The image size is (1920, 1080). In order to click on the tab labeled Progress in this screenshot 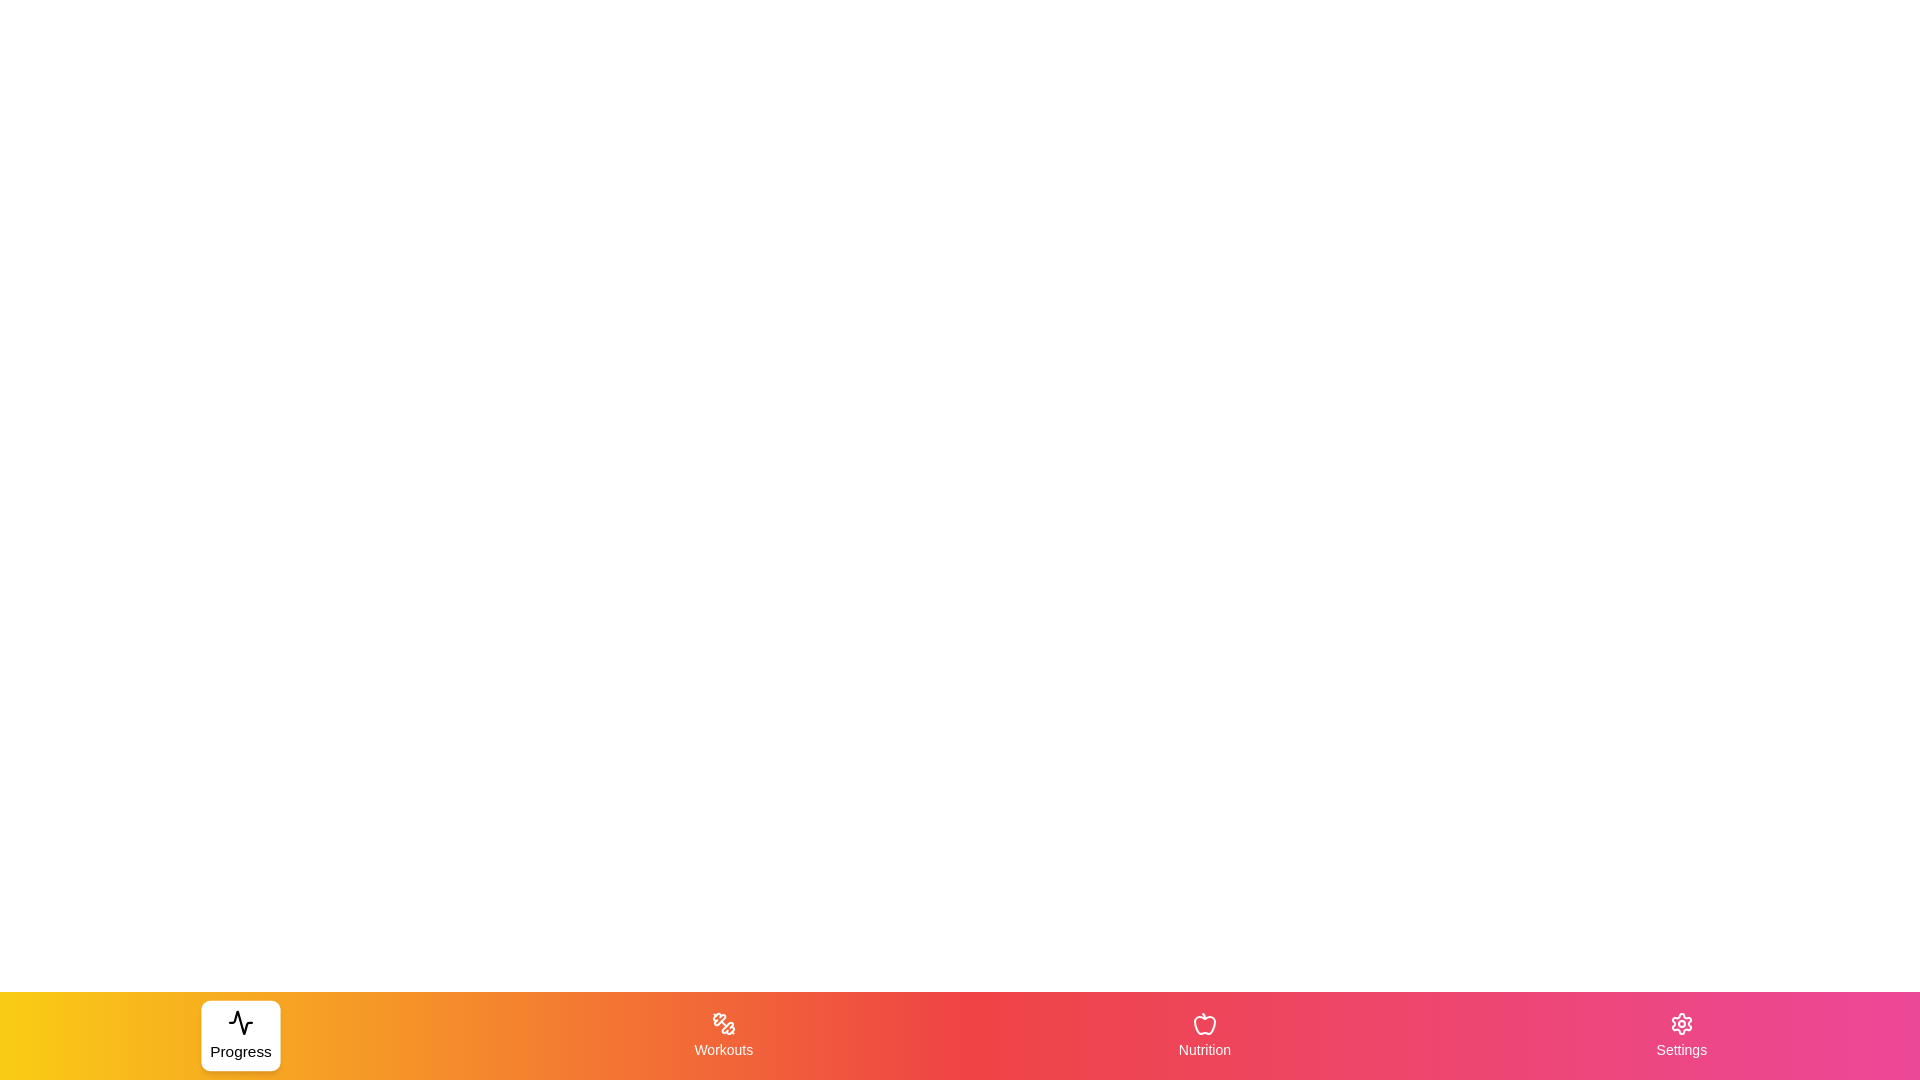, I will do `click(240, 1035)`.